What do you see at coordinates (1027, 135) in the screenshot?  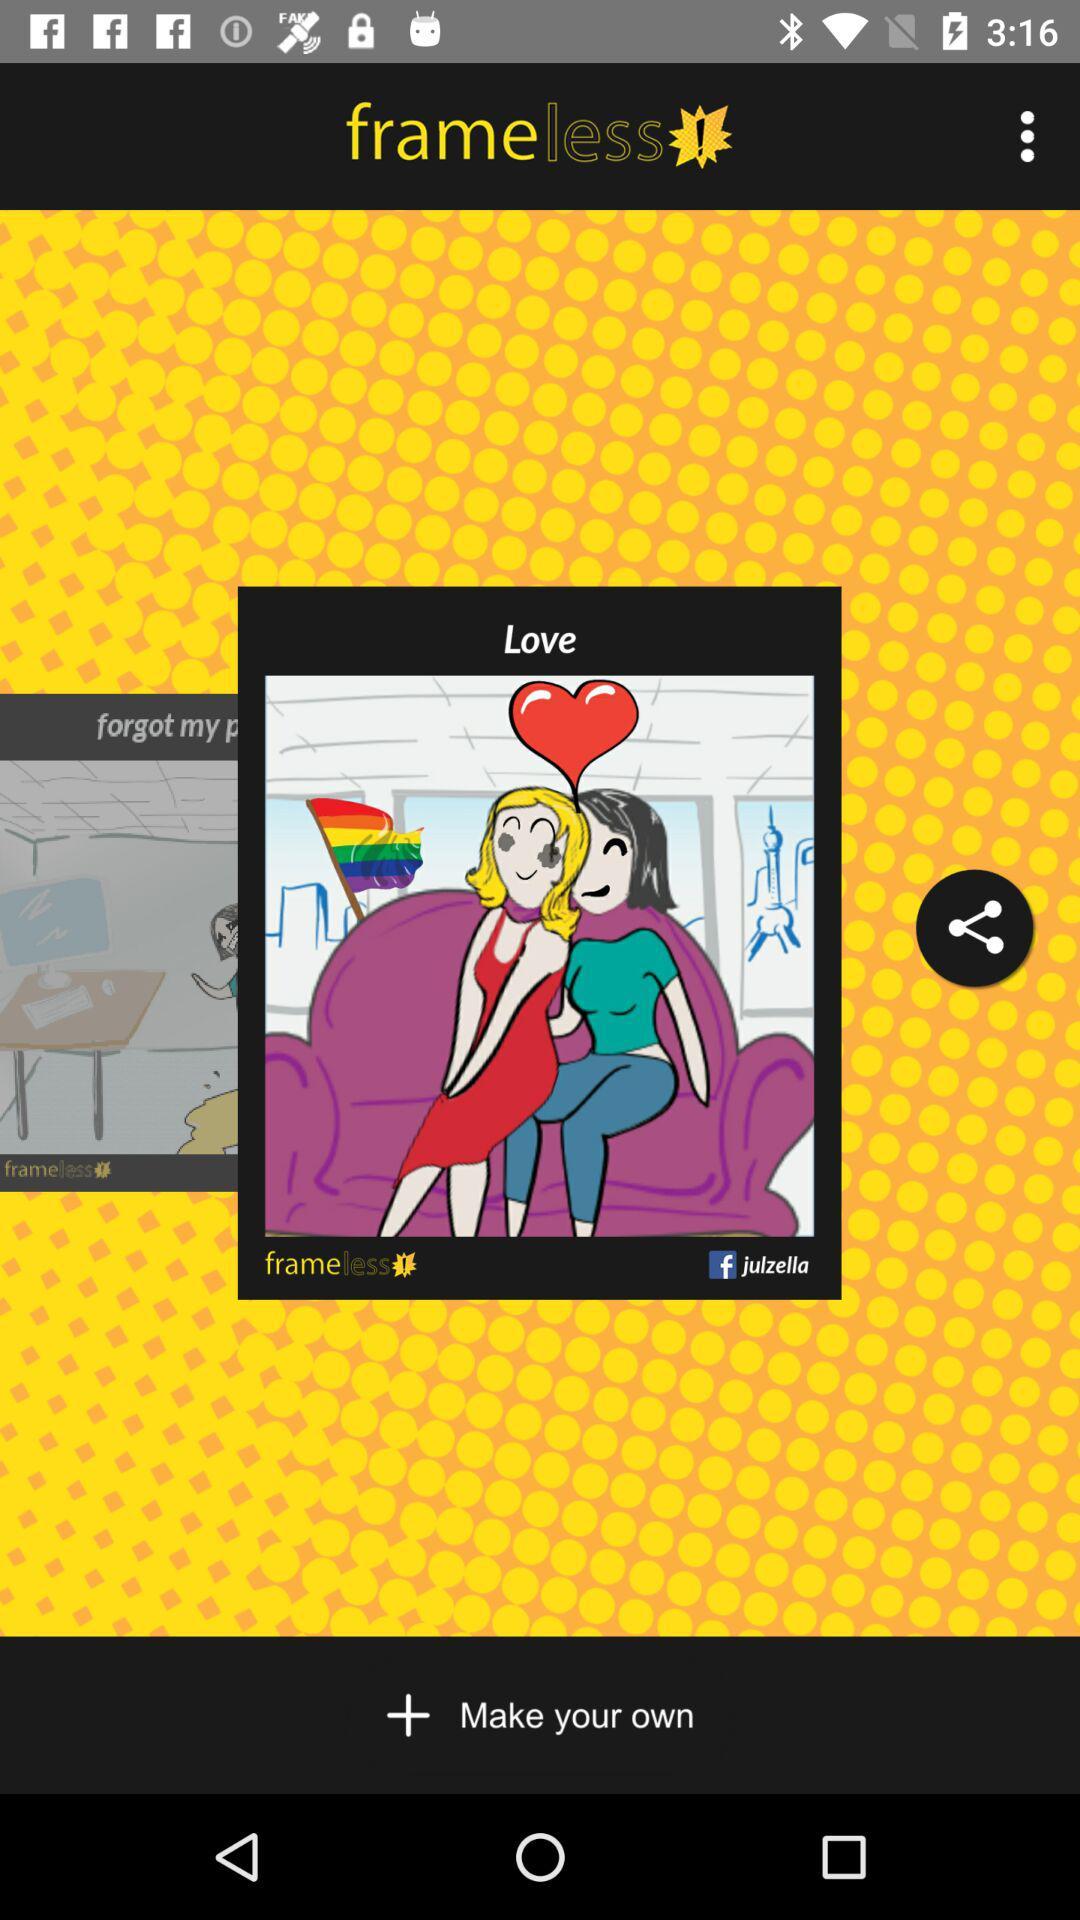 I see `item at the top right corner` at bounding box center [1027, 135].